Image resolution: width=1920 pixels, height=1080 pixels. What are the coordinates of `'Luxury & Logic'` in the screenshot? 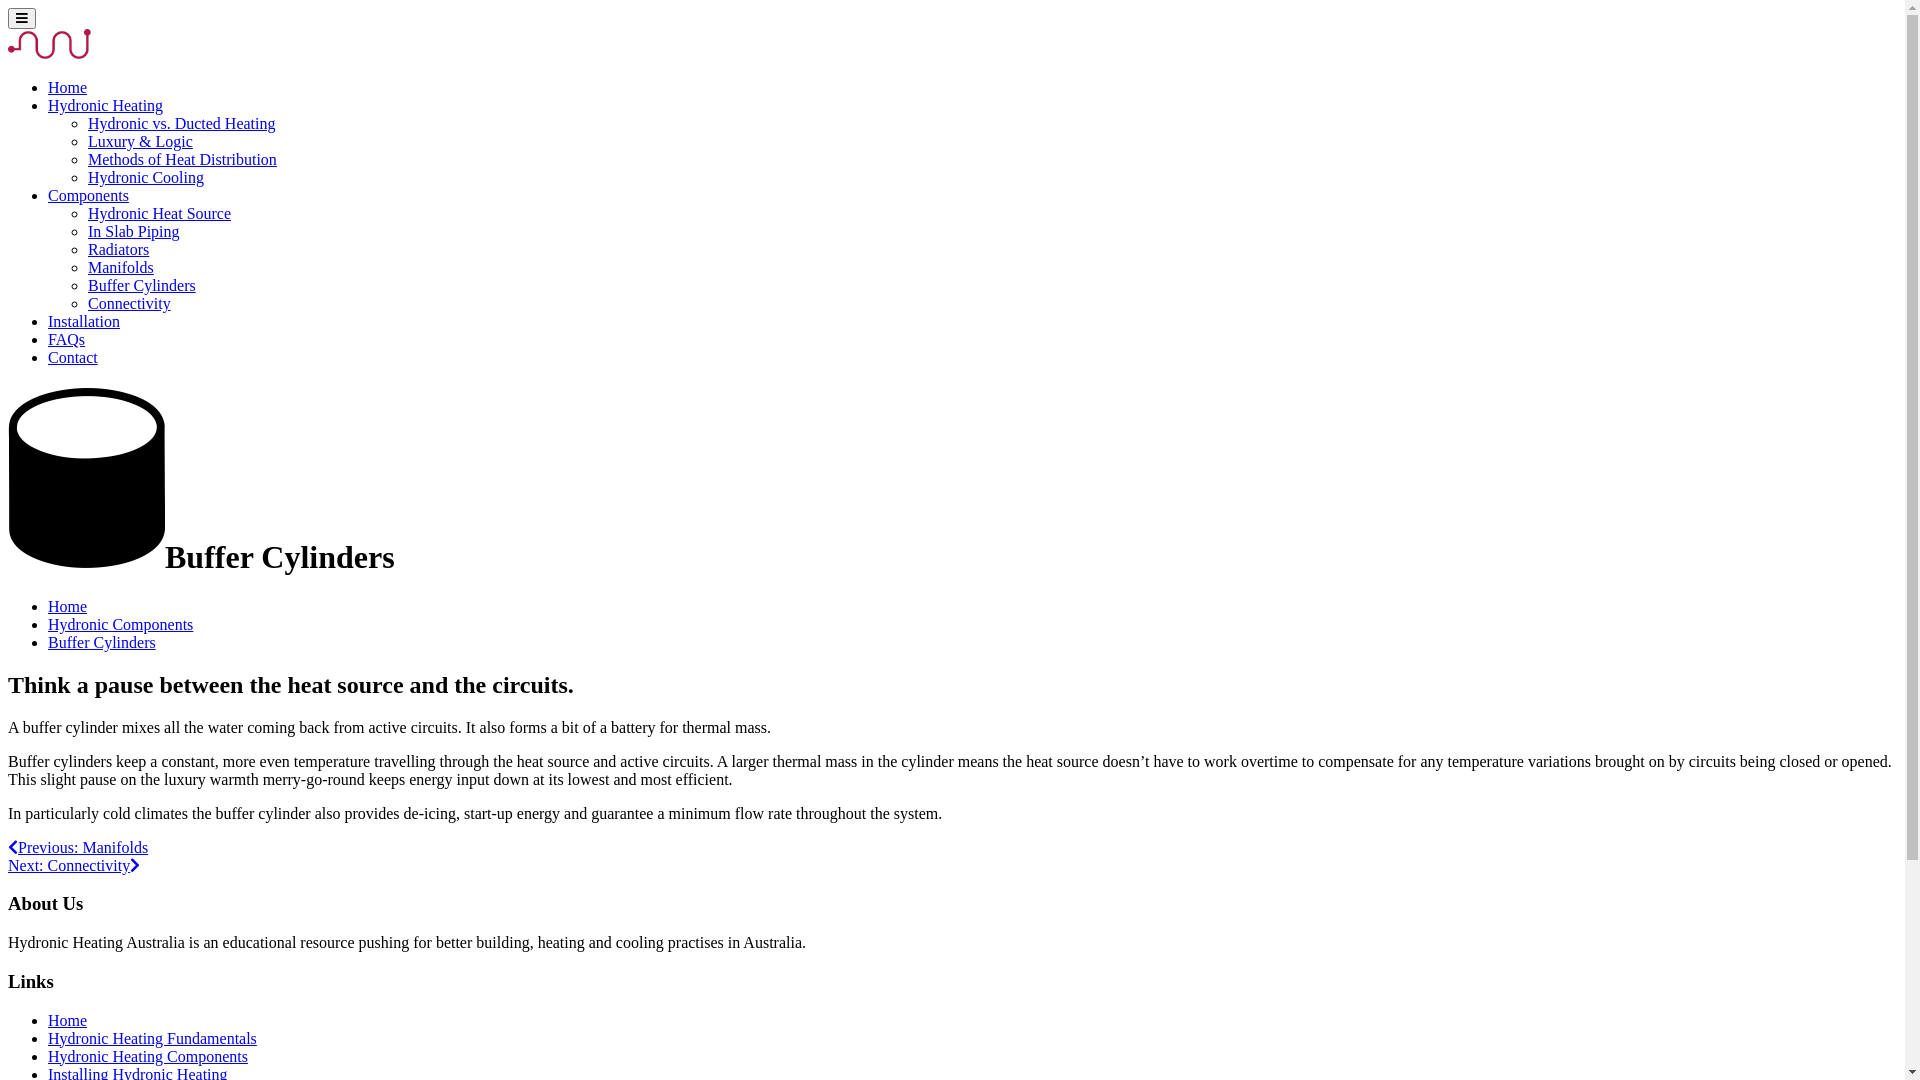 It's located at (139, 140).